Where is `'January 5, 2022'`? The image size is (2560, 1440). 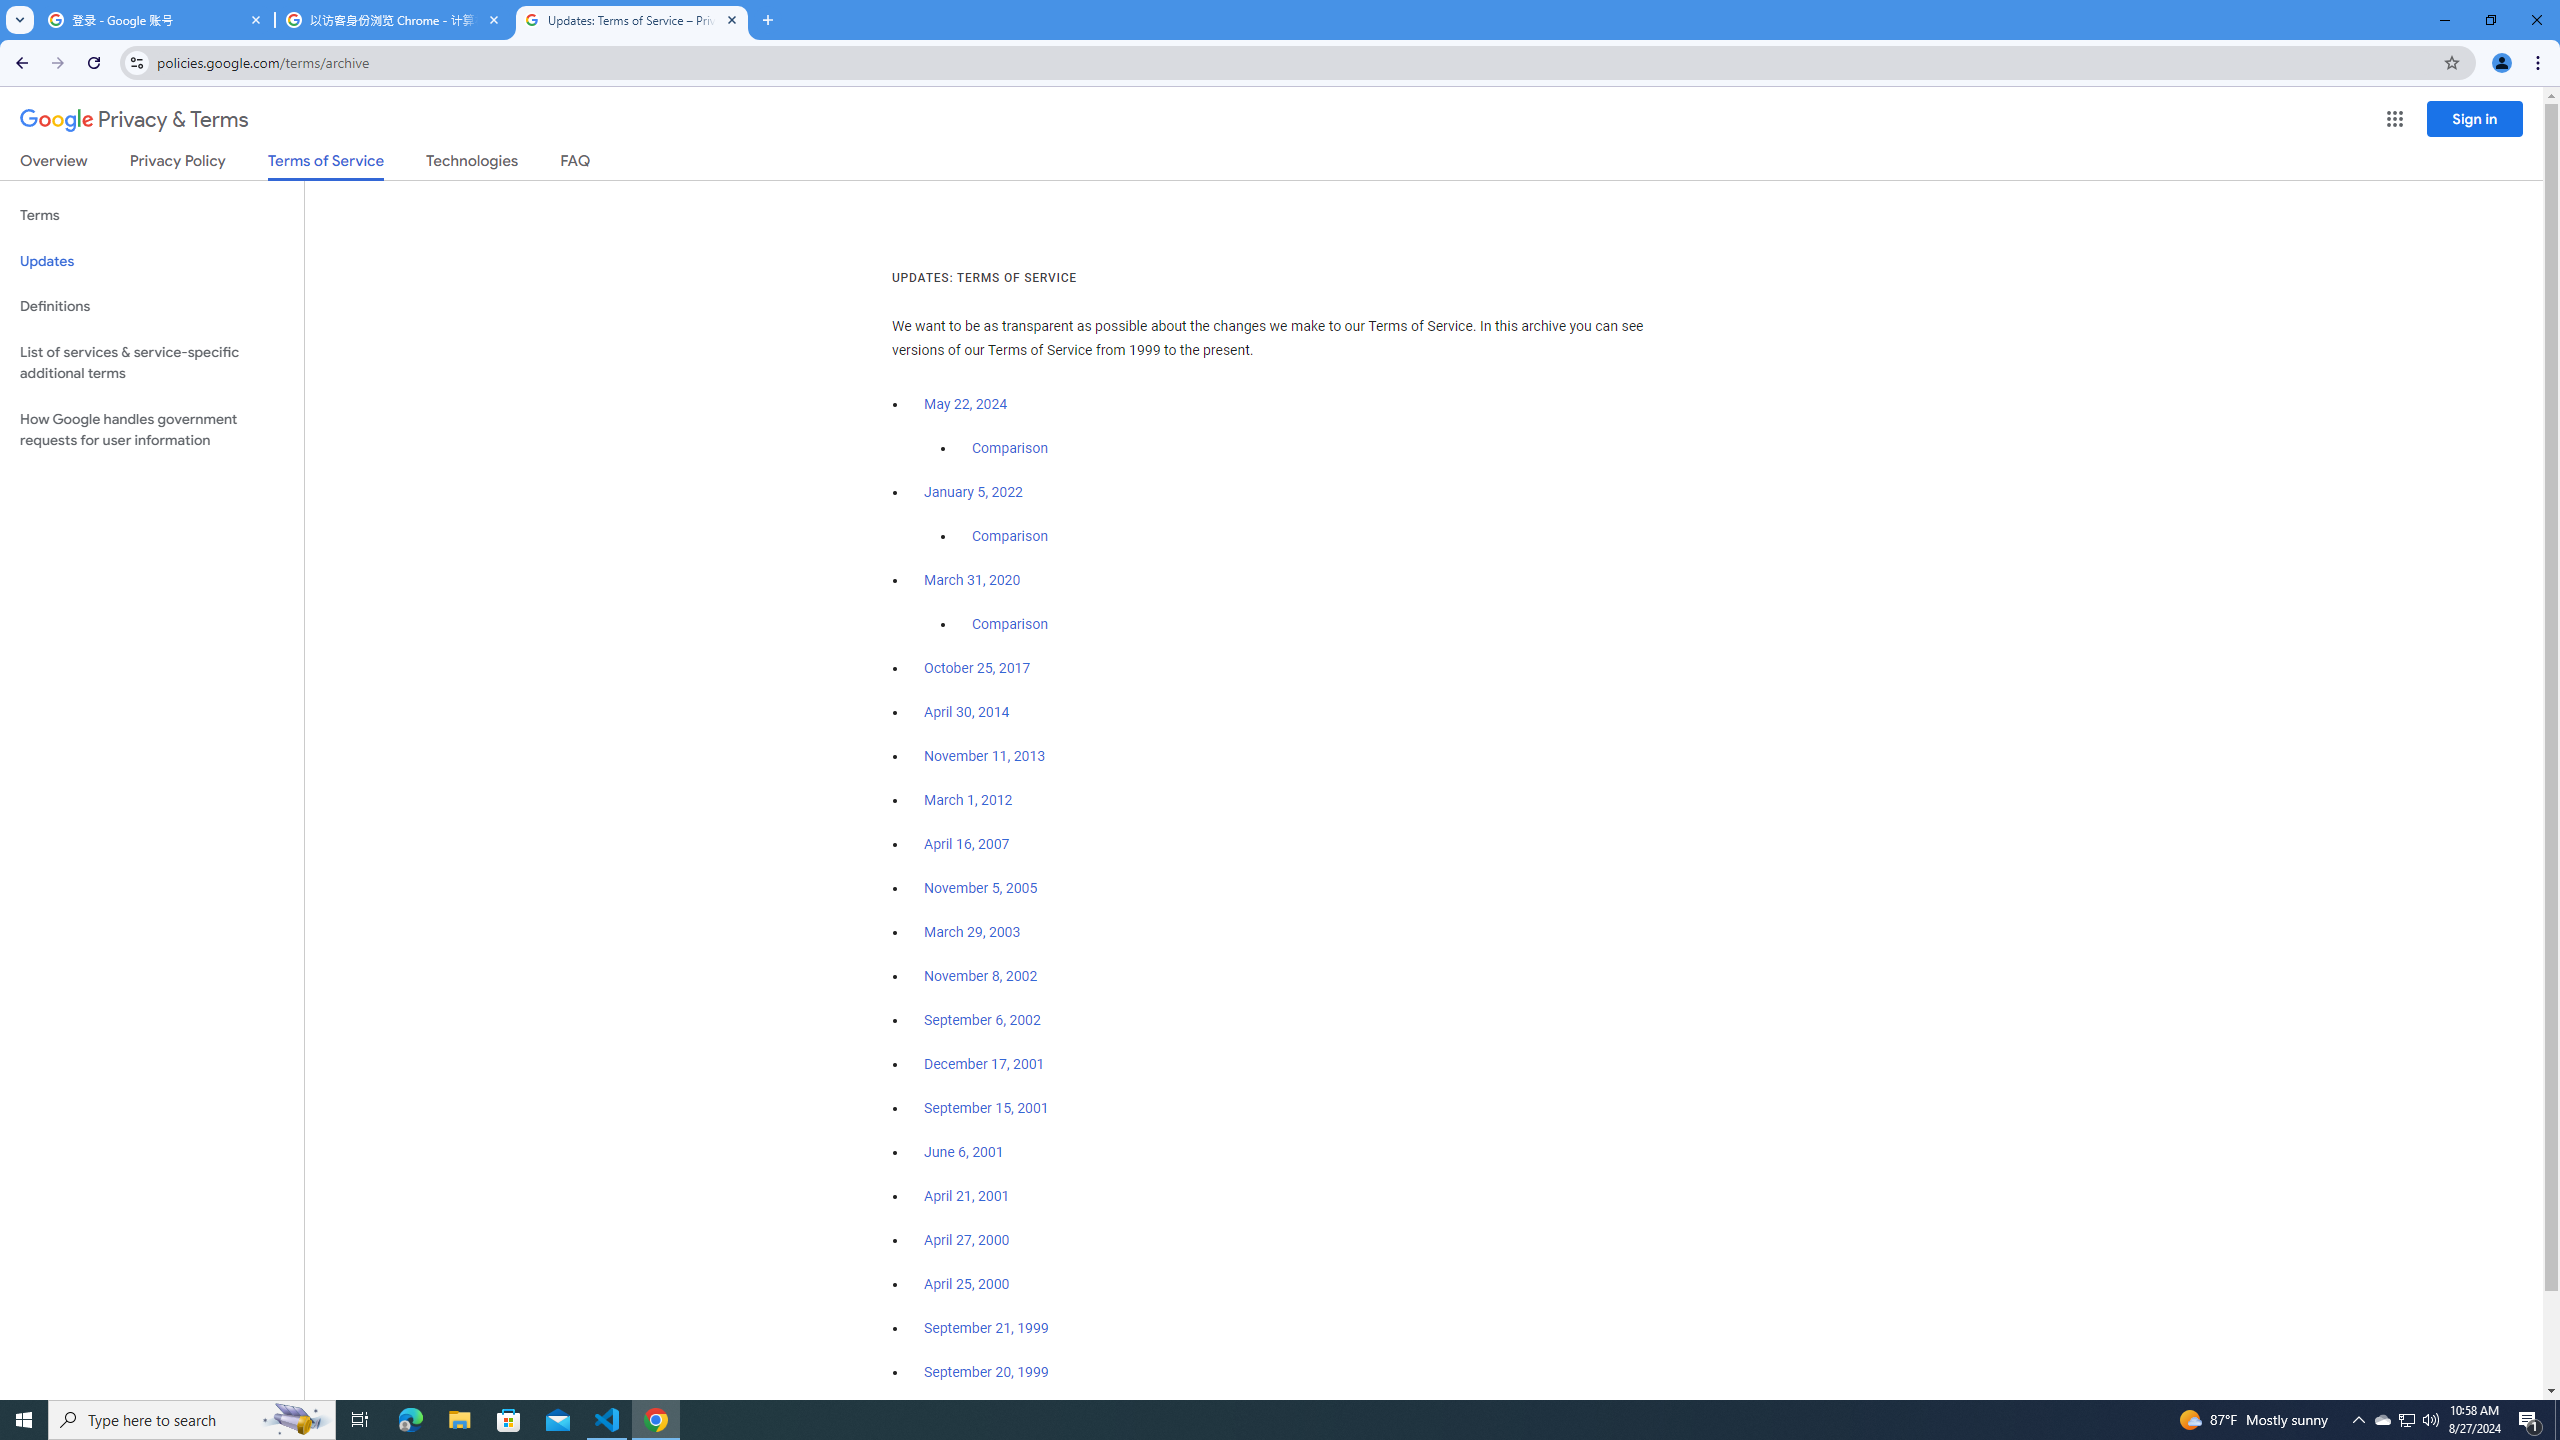 'January 5, 2022' is located at coordinates (974, 493).